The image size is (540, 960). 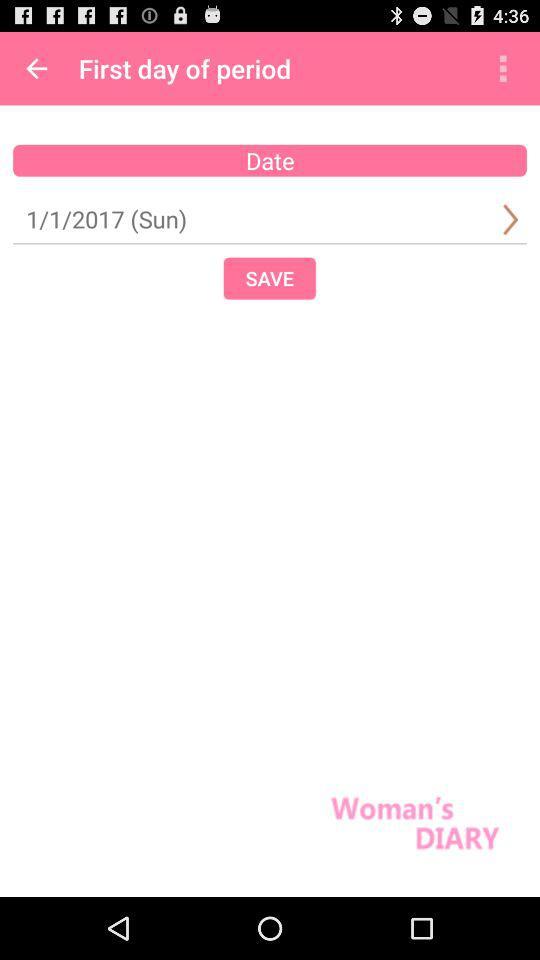 I want to click on save, so click(x=269, y=277).